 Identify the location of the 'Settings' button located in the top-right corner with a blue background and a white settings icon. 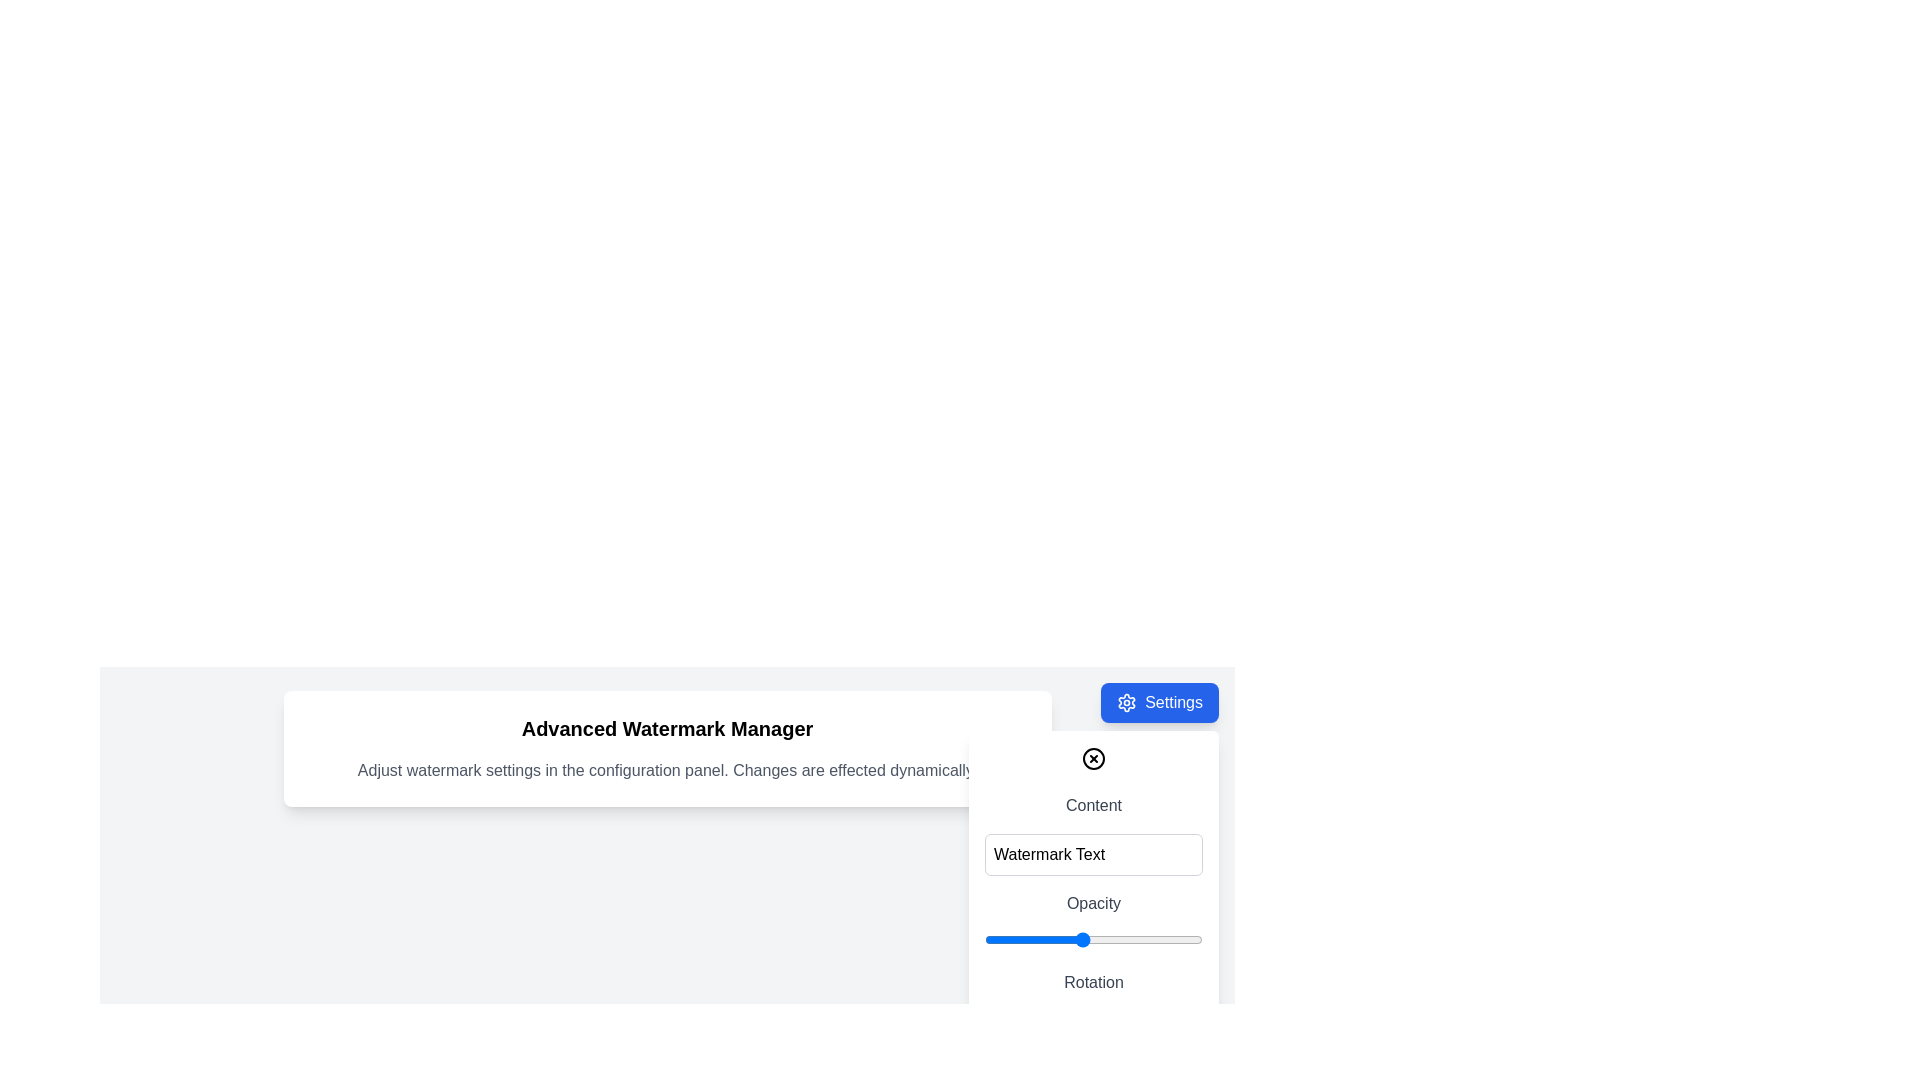
(1160, 701).